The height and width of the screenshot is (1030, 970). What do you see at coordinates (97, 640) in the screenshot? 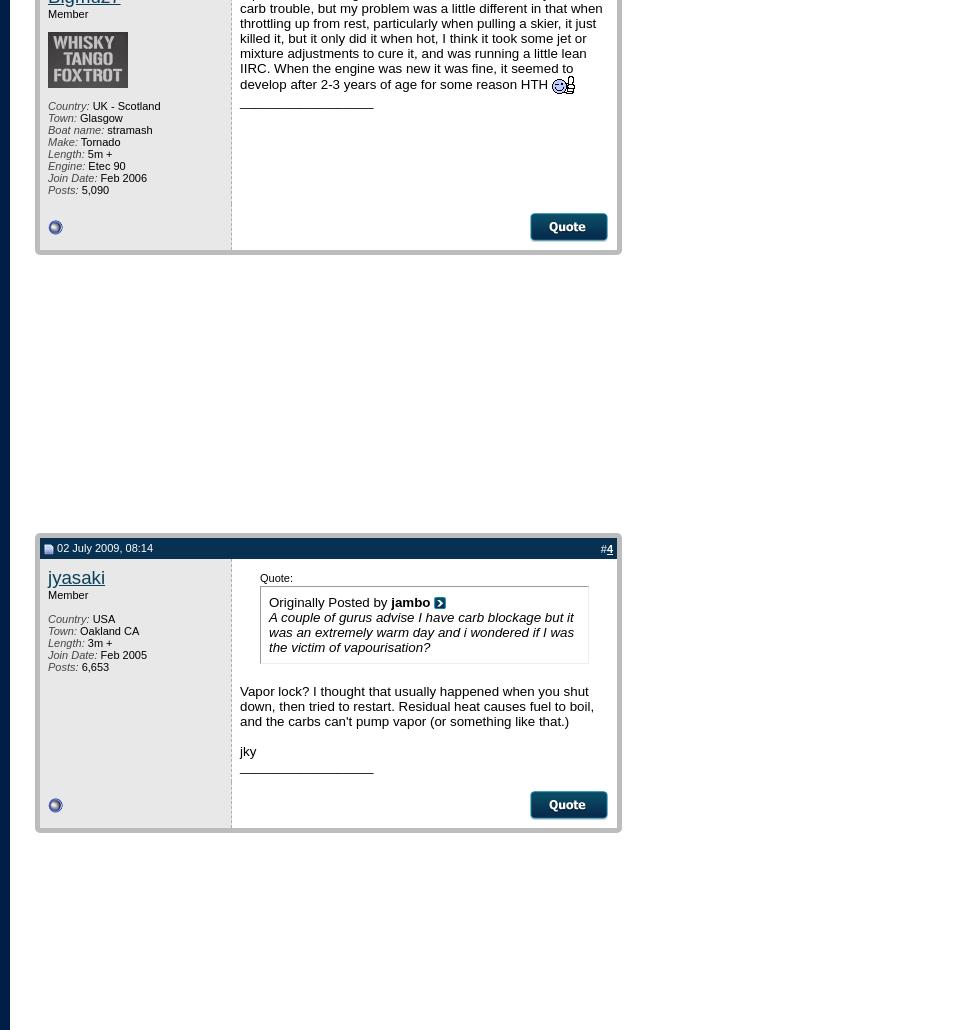
I see `'3m +'` at bounding box center [97, 640].